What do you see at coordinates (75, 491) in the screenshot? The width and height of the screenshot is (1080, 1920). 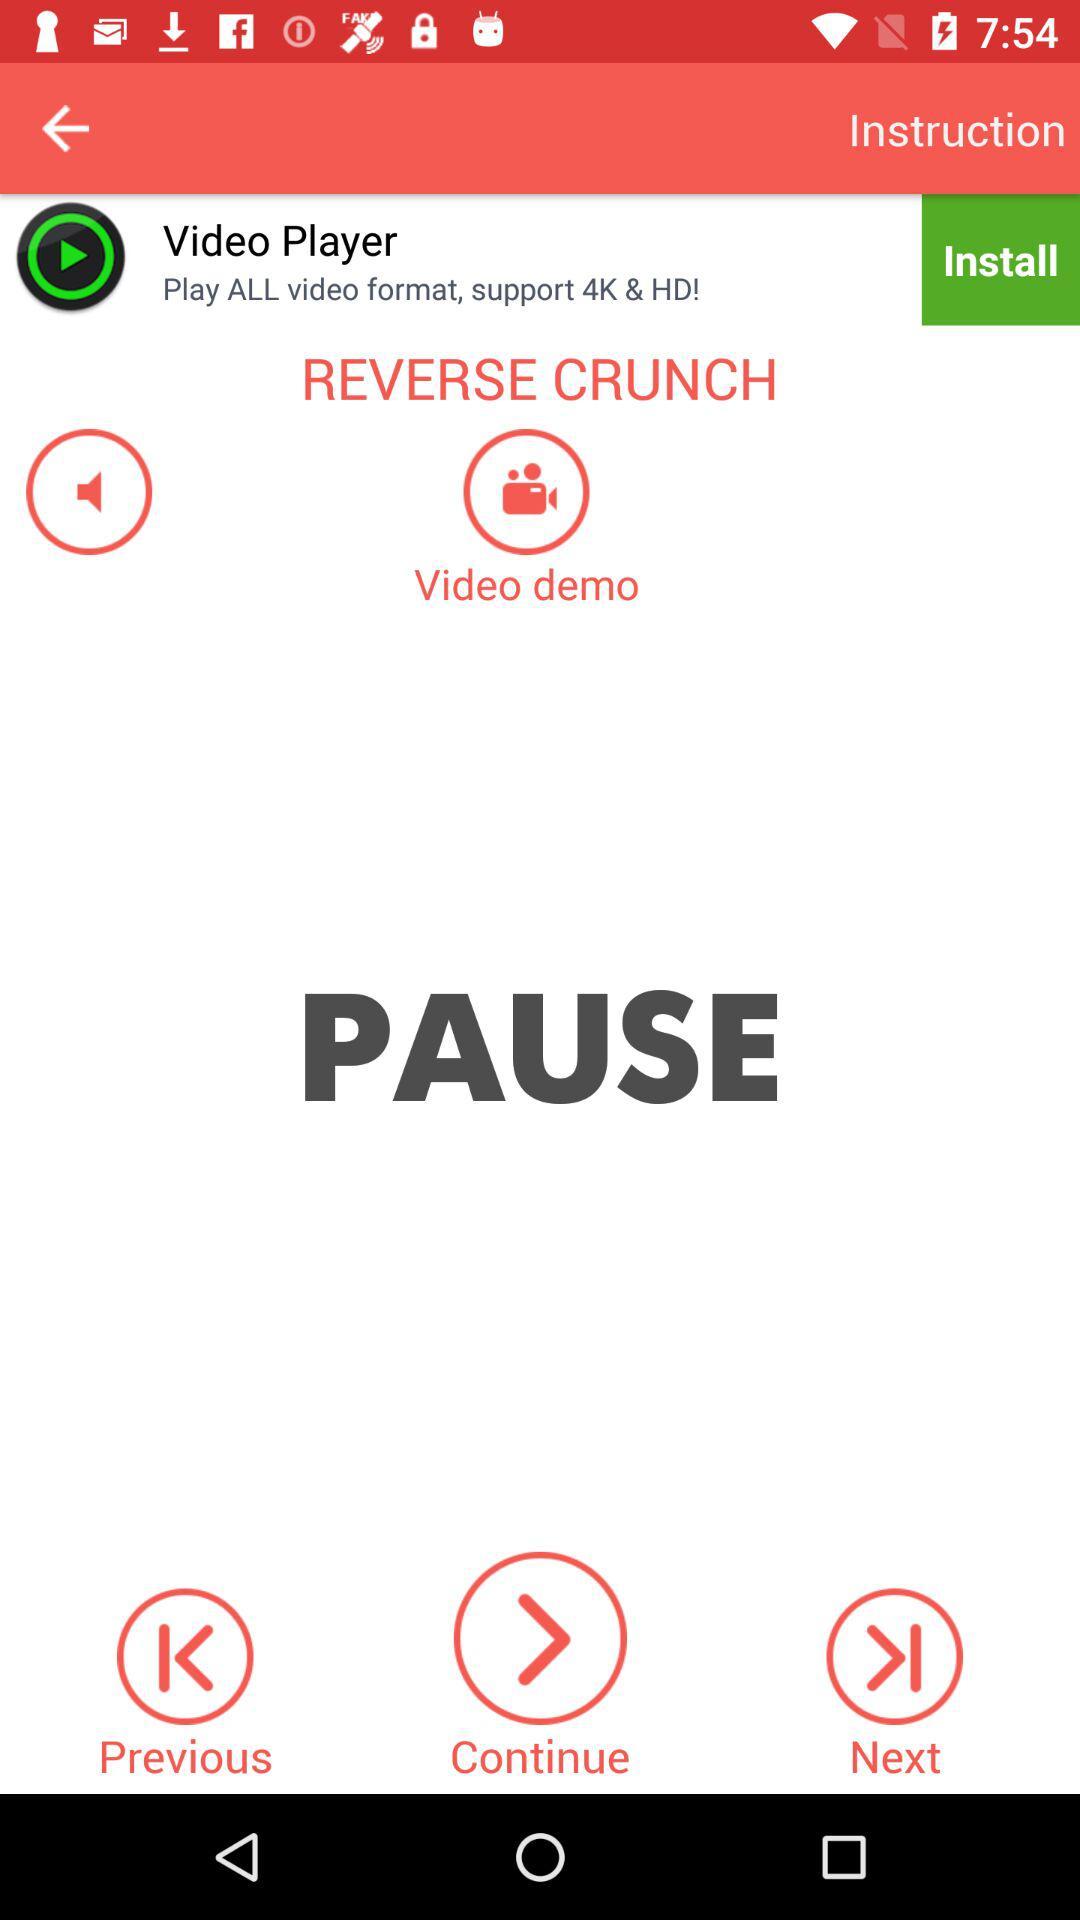 I see `the volume icon` at bounding box center [75, 491].